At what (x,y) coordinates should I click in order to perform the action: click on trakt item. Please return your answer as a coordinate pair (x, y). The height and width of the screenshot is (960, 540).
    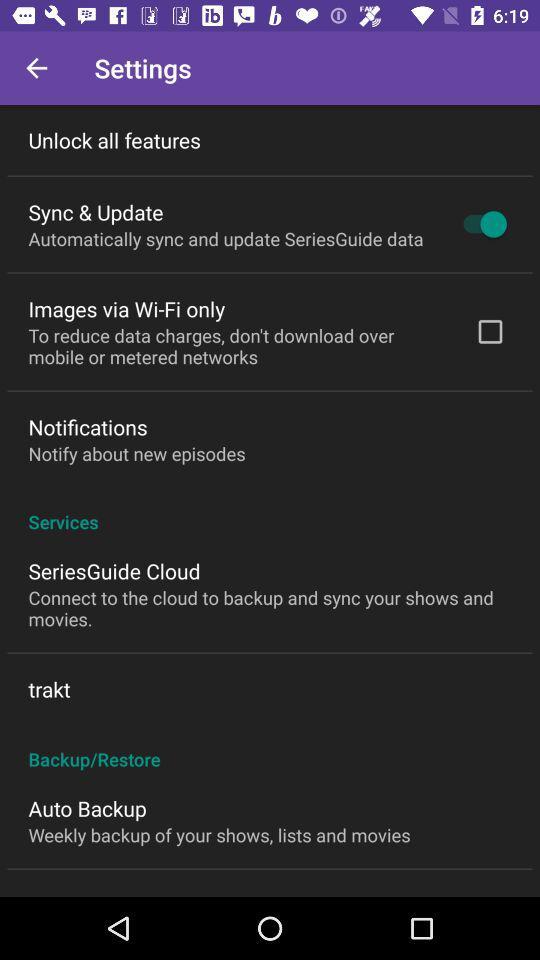
    Looking at the image, I should click on (49, 689).